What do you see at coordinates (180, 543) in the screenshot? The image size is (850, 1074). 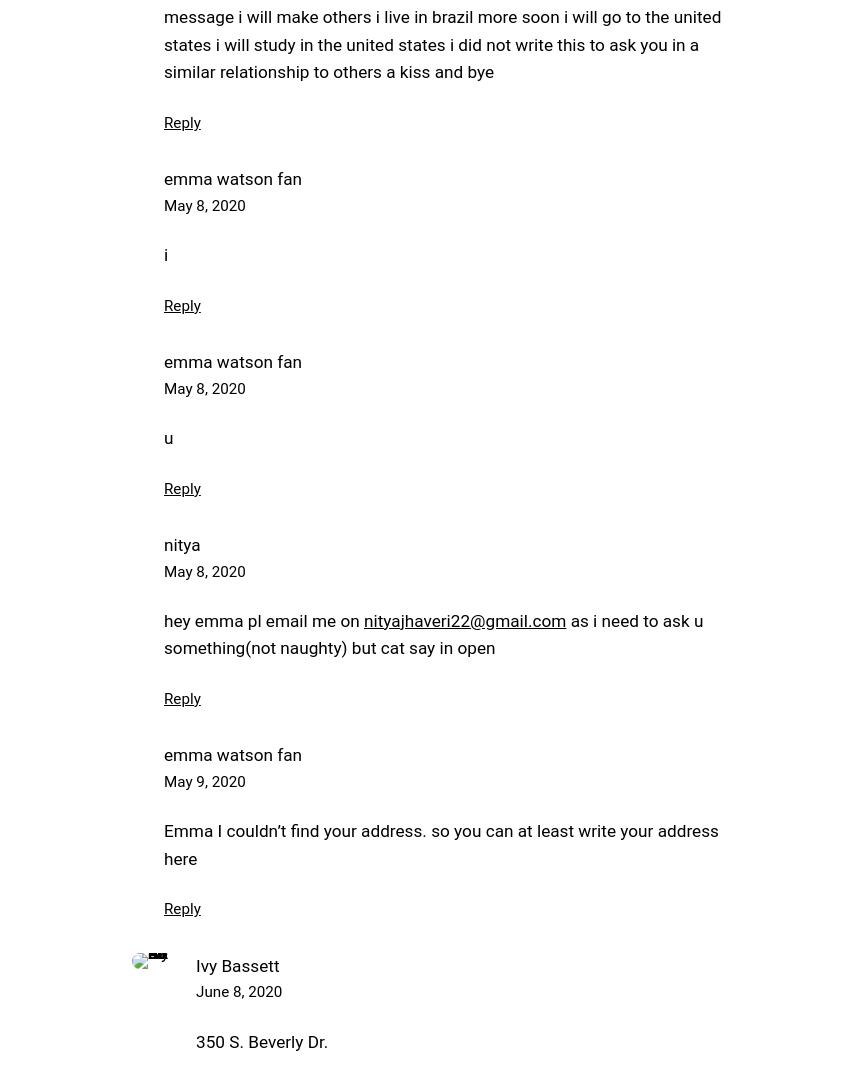 I see `'nitya'` at bounding box center [180, 543].